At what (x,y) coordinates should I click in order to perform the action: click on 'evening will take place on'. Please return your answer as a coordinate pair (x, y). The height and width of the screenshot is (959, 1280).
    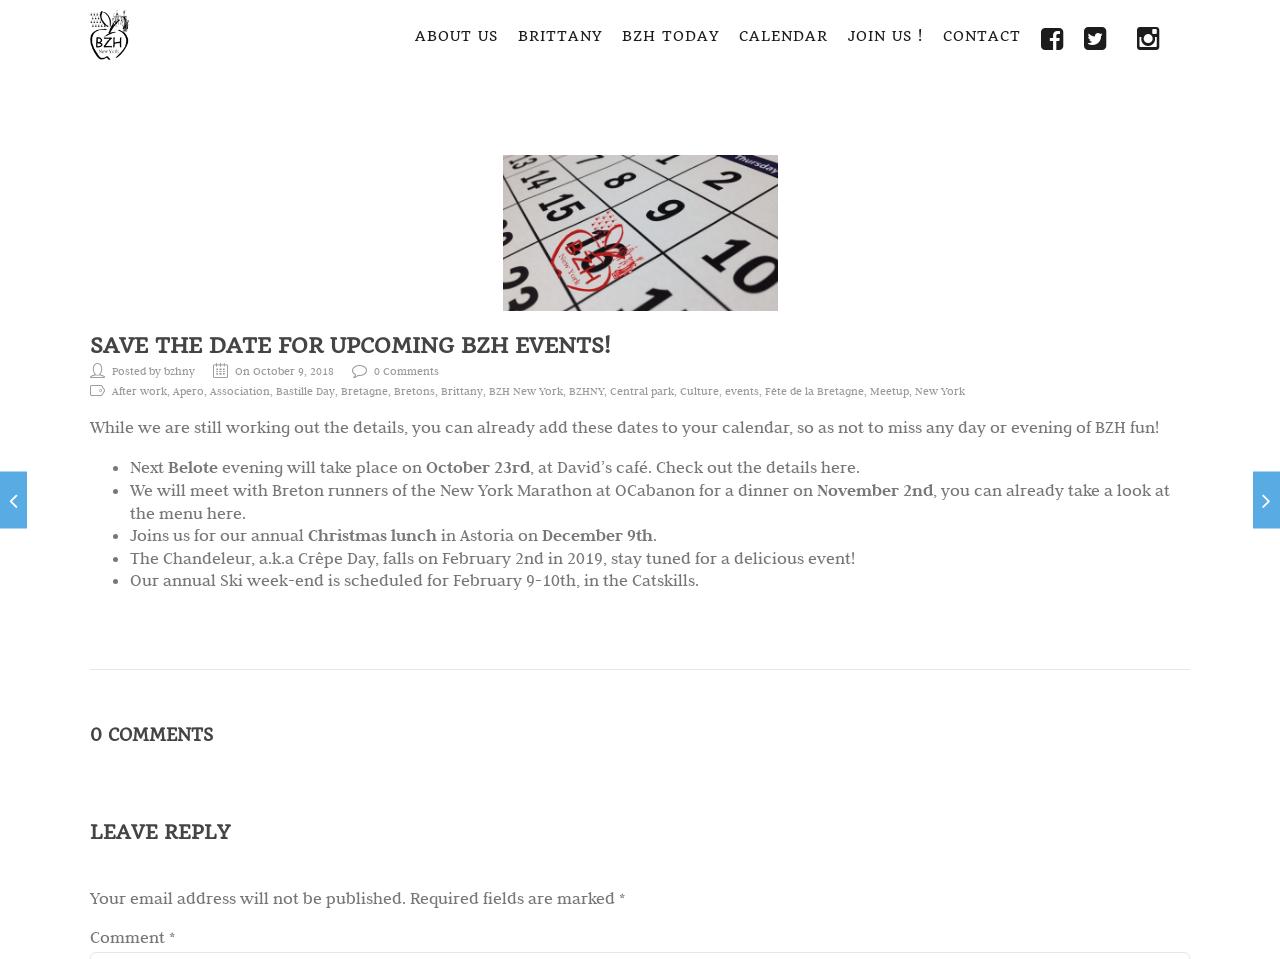
    Looking at the image, I should click on (217, 464).